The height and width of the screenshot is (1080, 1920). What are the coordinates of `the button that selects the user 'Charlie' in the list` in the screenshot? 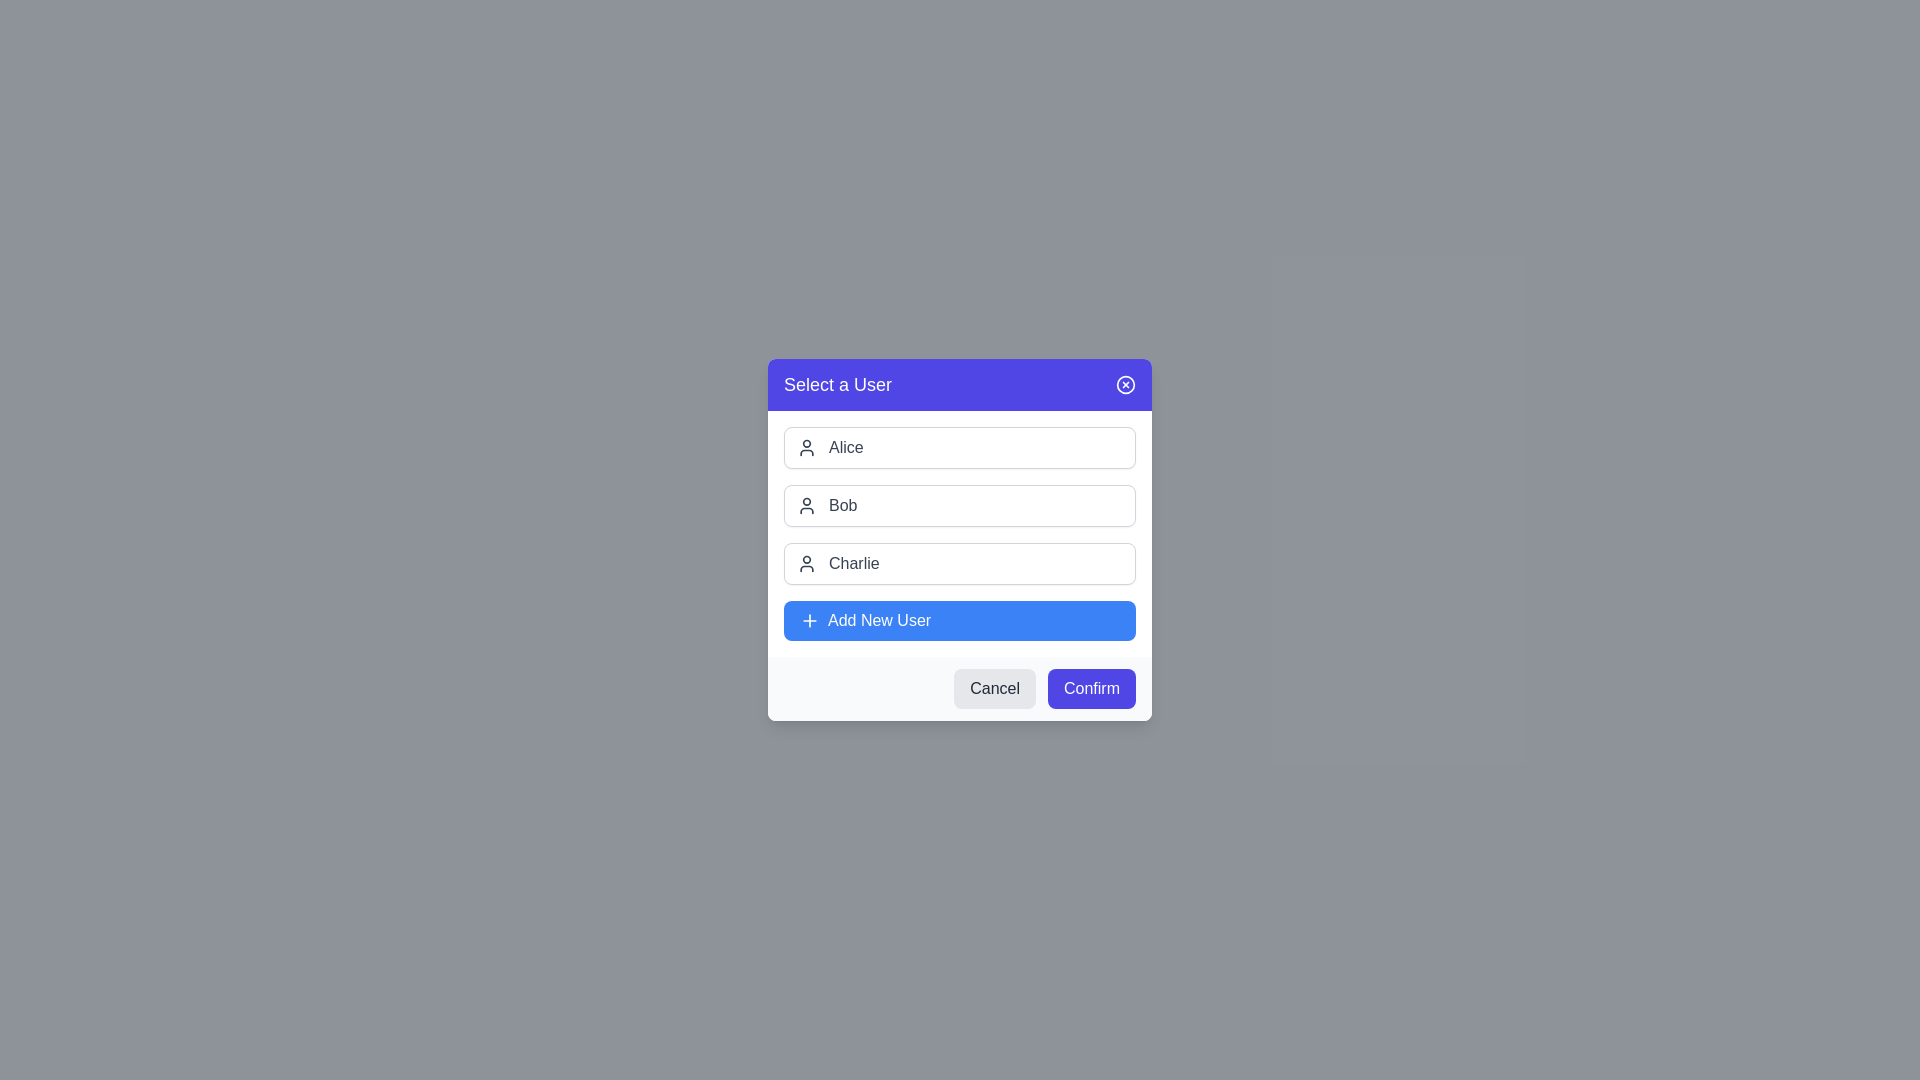 It's located at (960, 563).